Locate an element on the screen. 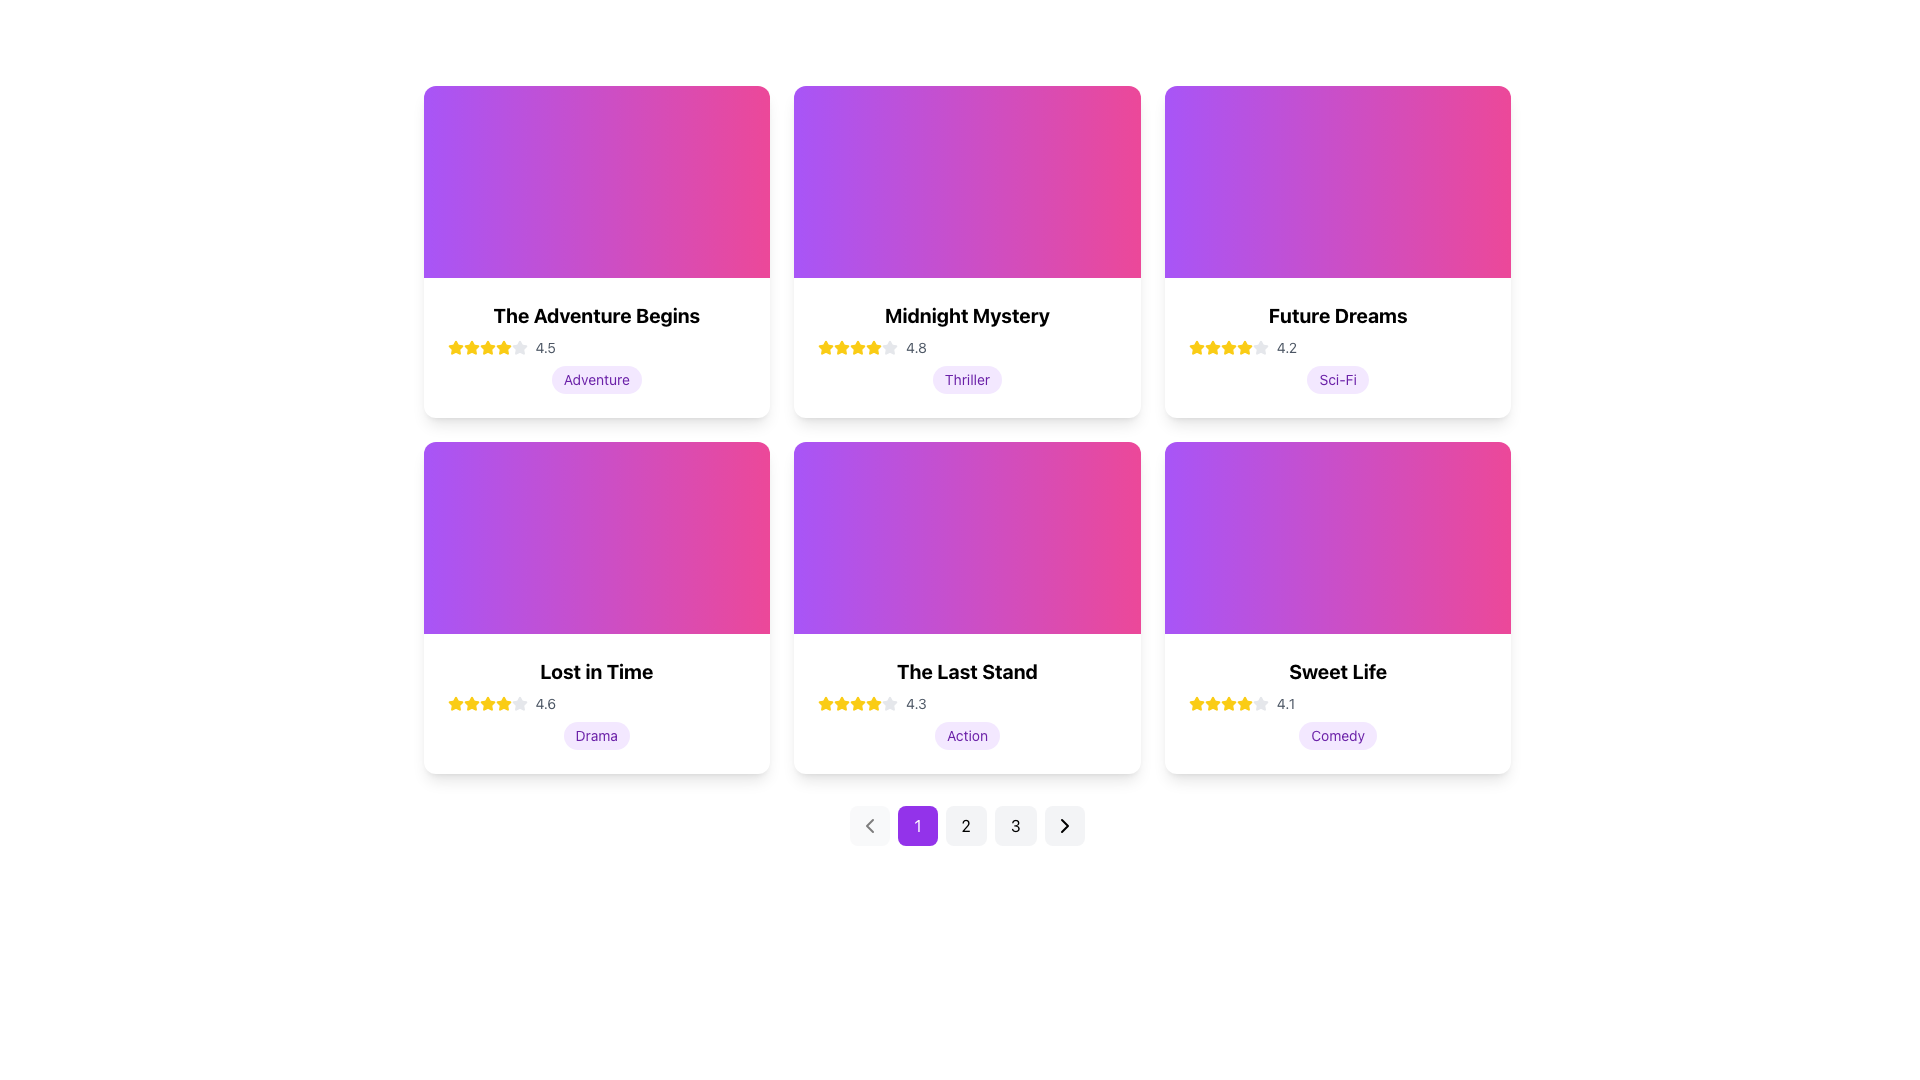 This screenshot has width=1920, height=1080. the second star icon in the five-star rating system for 'Midnight Mystery' is located at coordinates (889, 346).